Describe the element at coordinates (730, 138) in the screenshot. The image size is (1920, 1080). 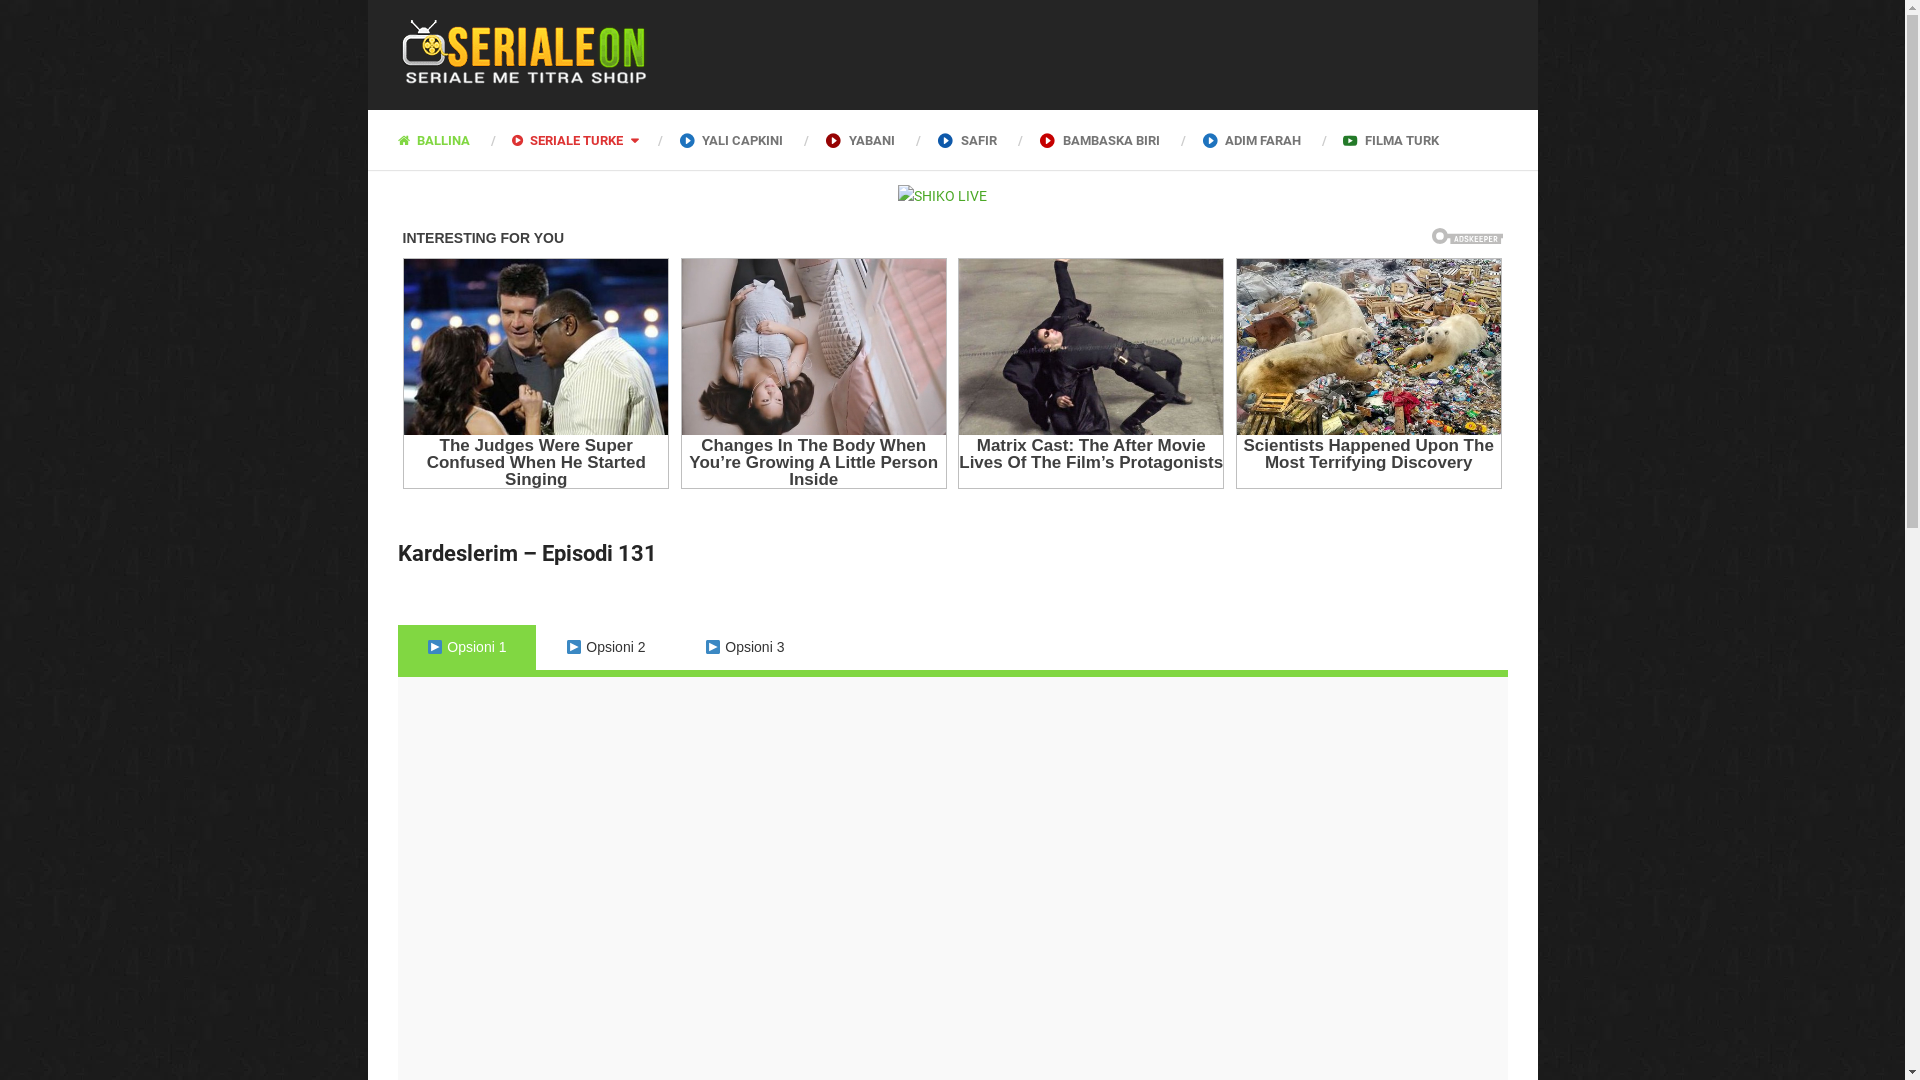
I see `'YALI CAPKINI'` at that location.